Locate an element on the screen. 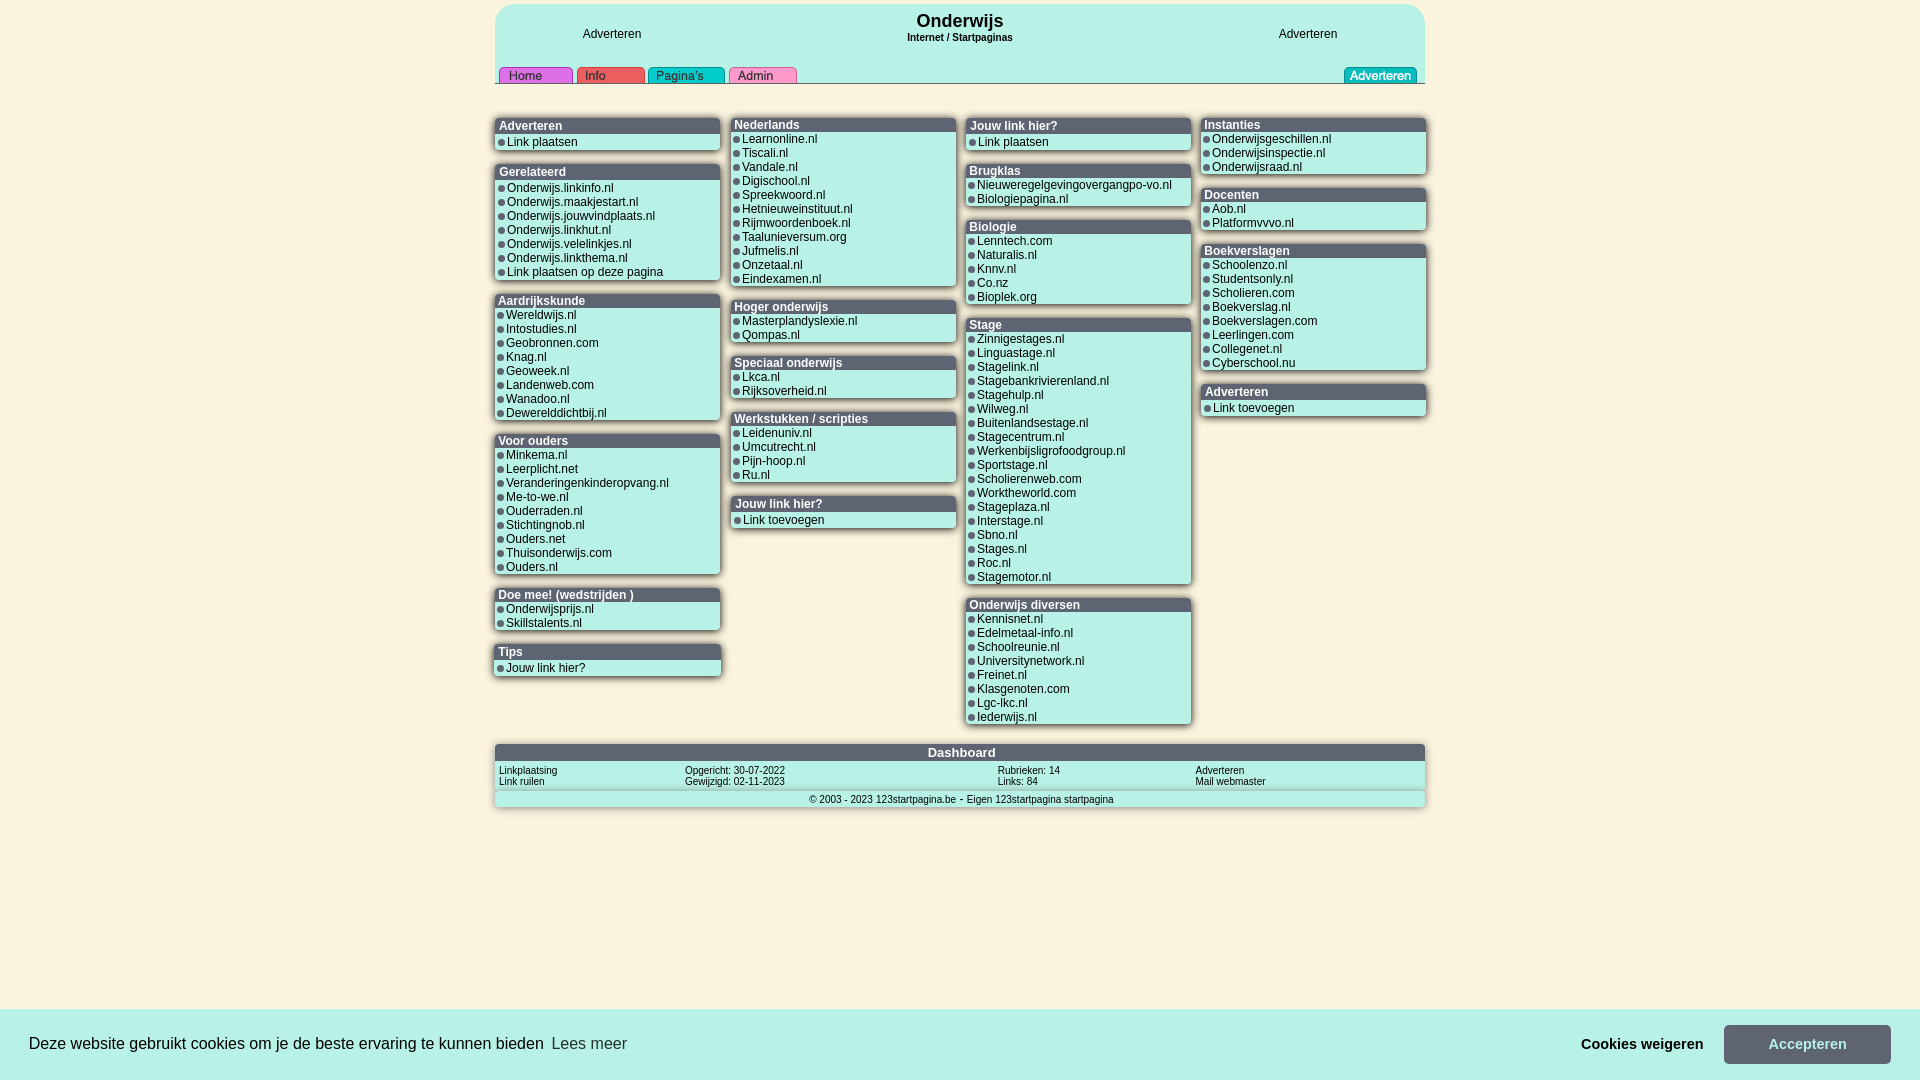  'Startpaginas' is located at coordinates (982, 37).